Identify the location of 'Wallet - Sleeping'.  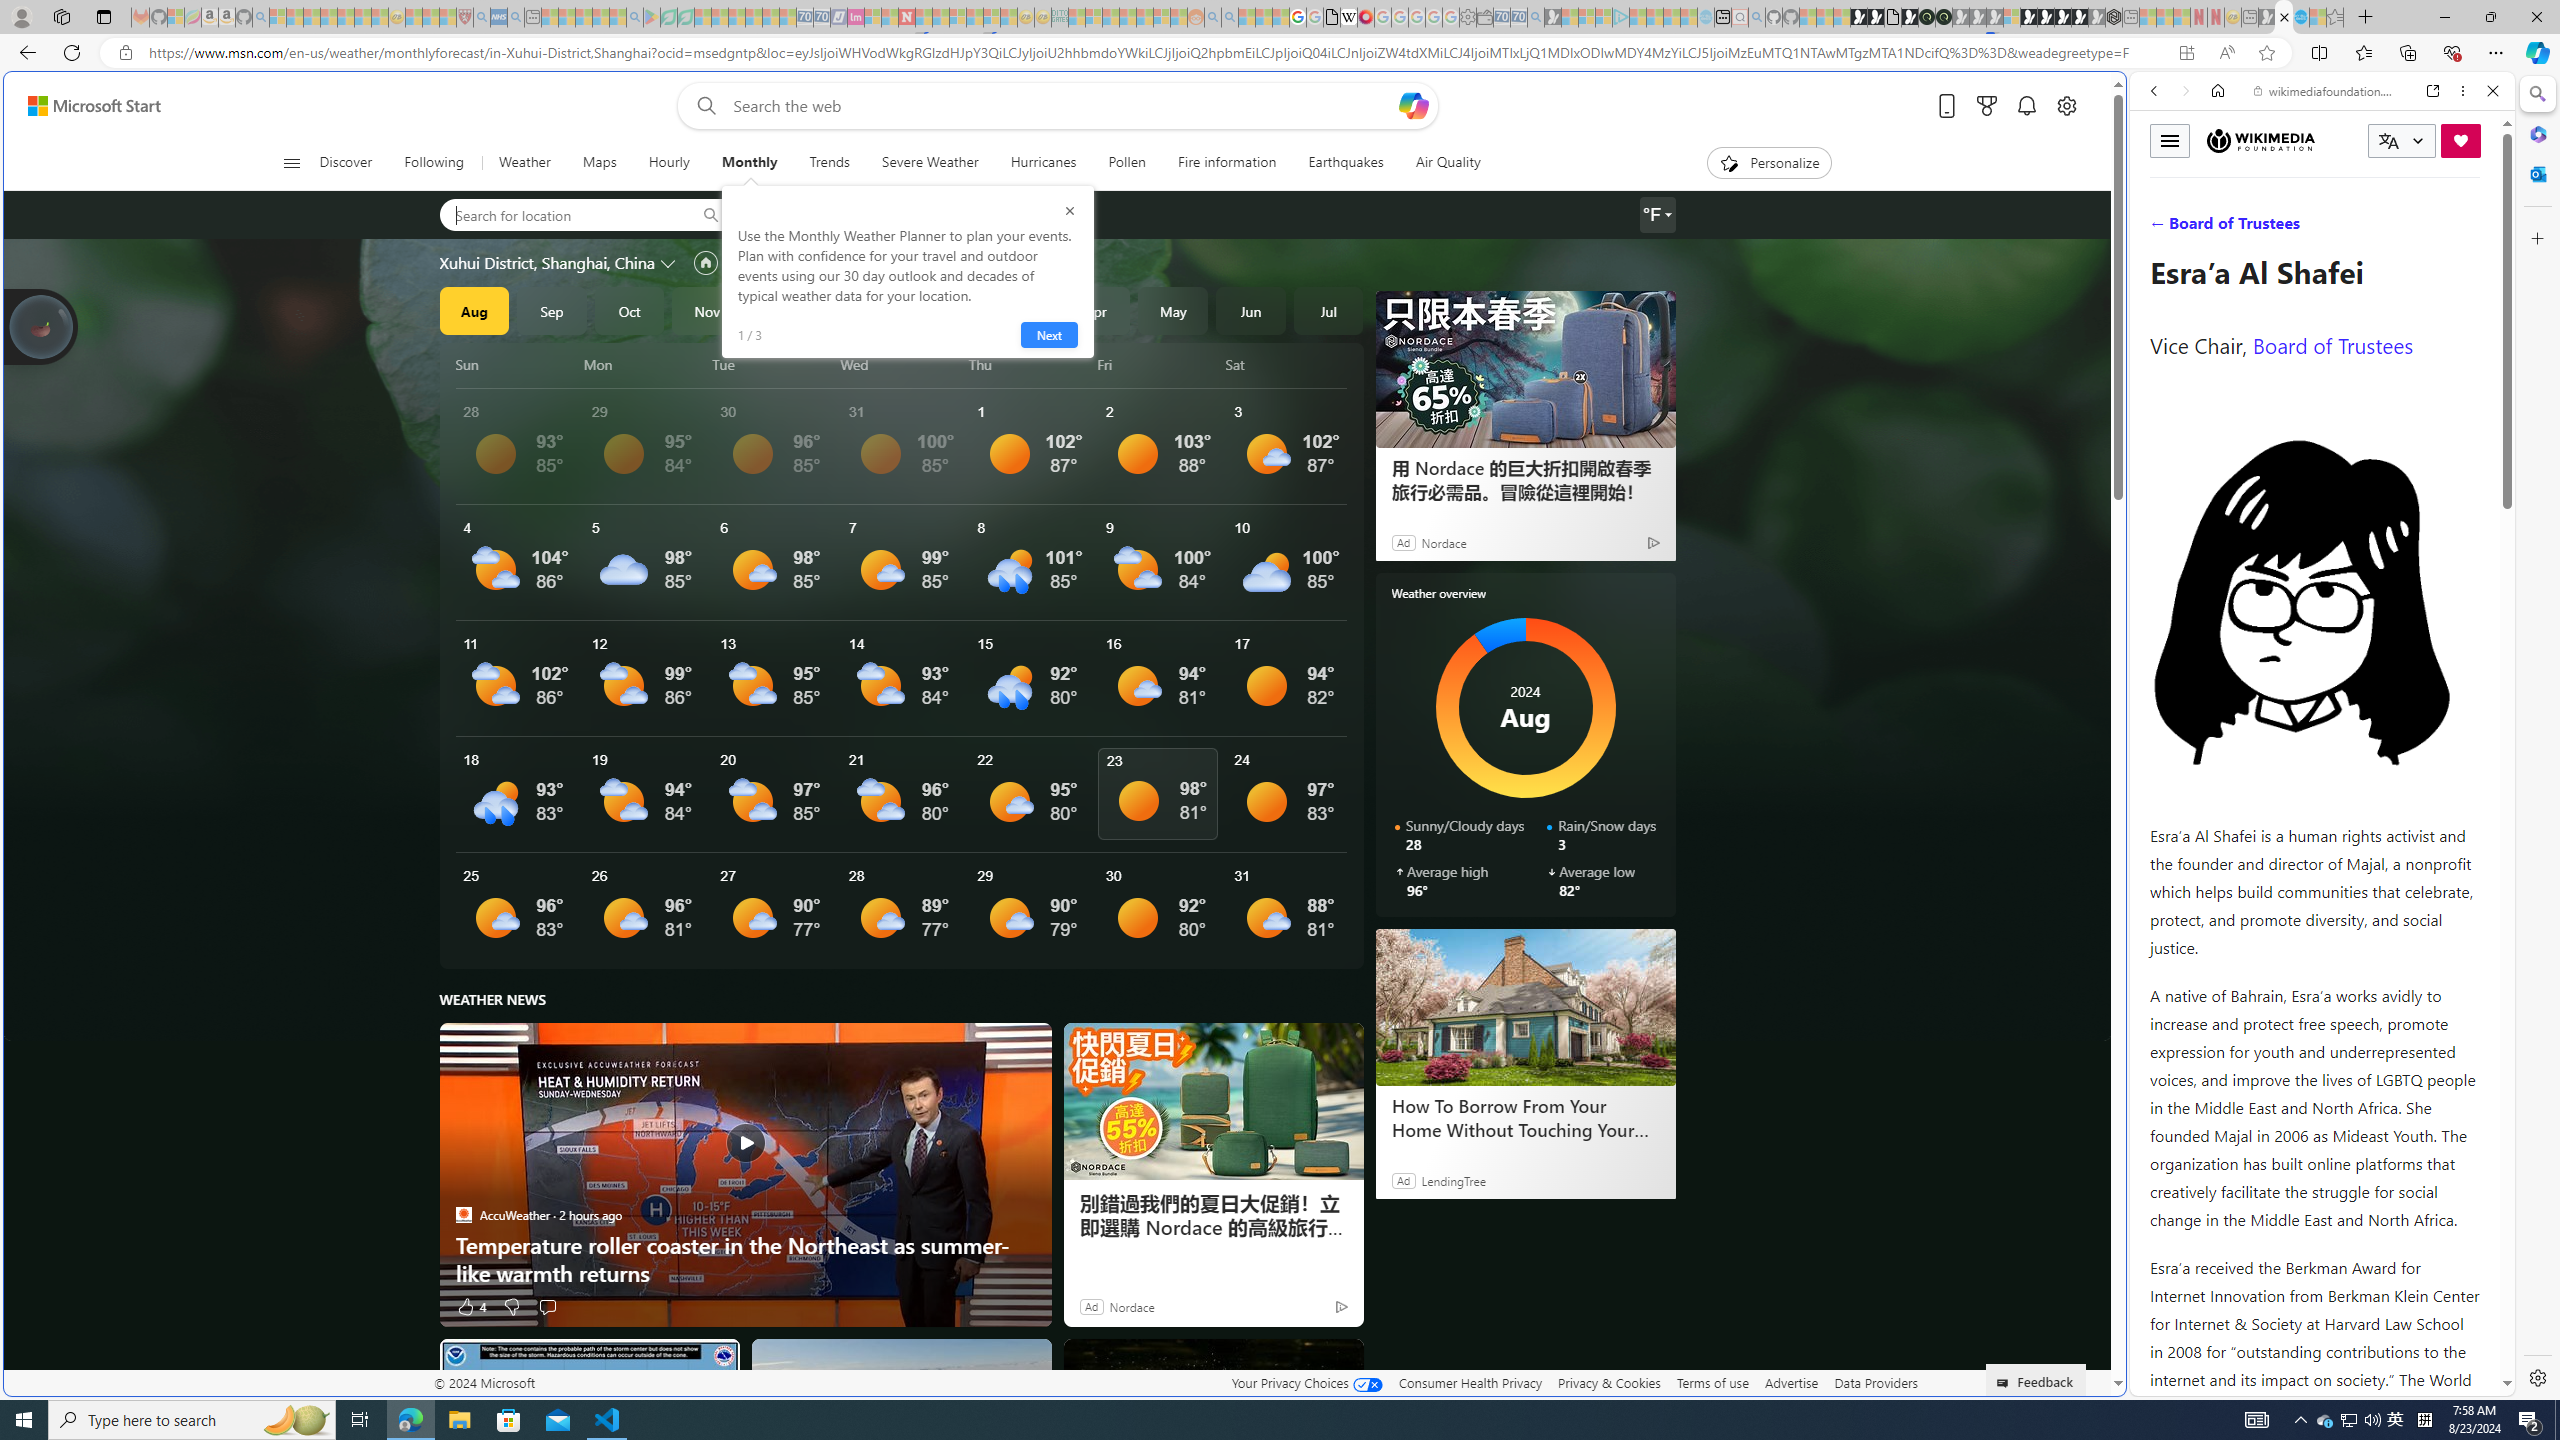
(1483, 16).